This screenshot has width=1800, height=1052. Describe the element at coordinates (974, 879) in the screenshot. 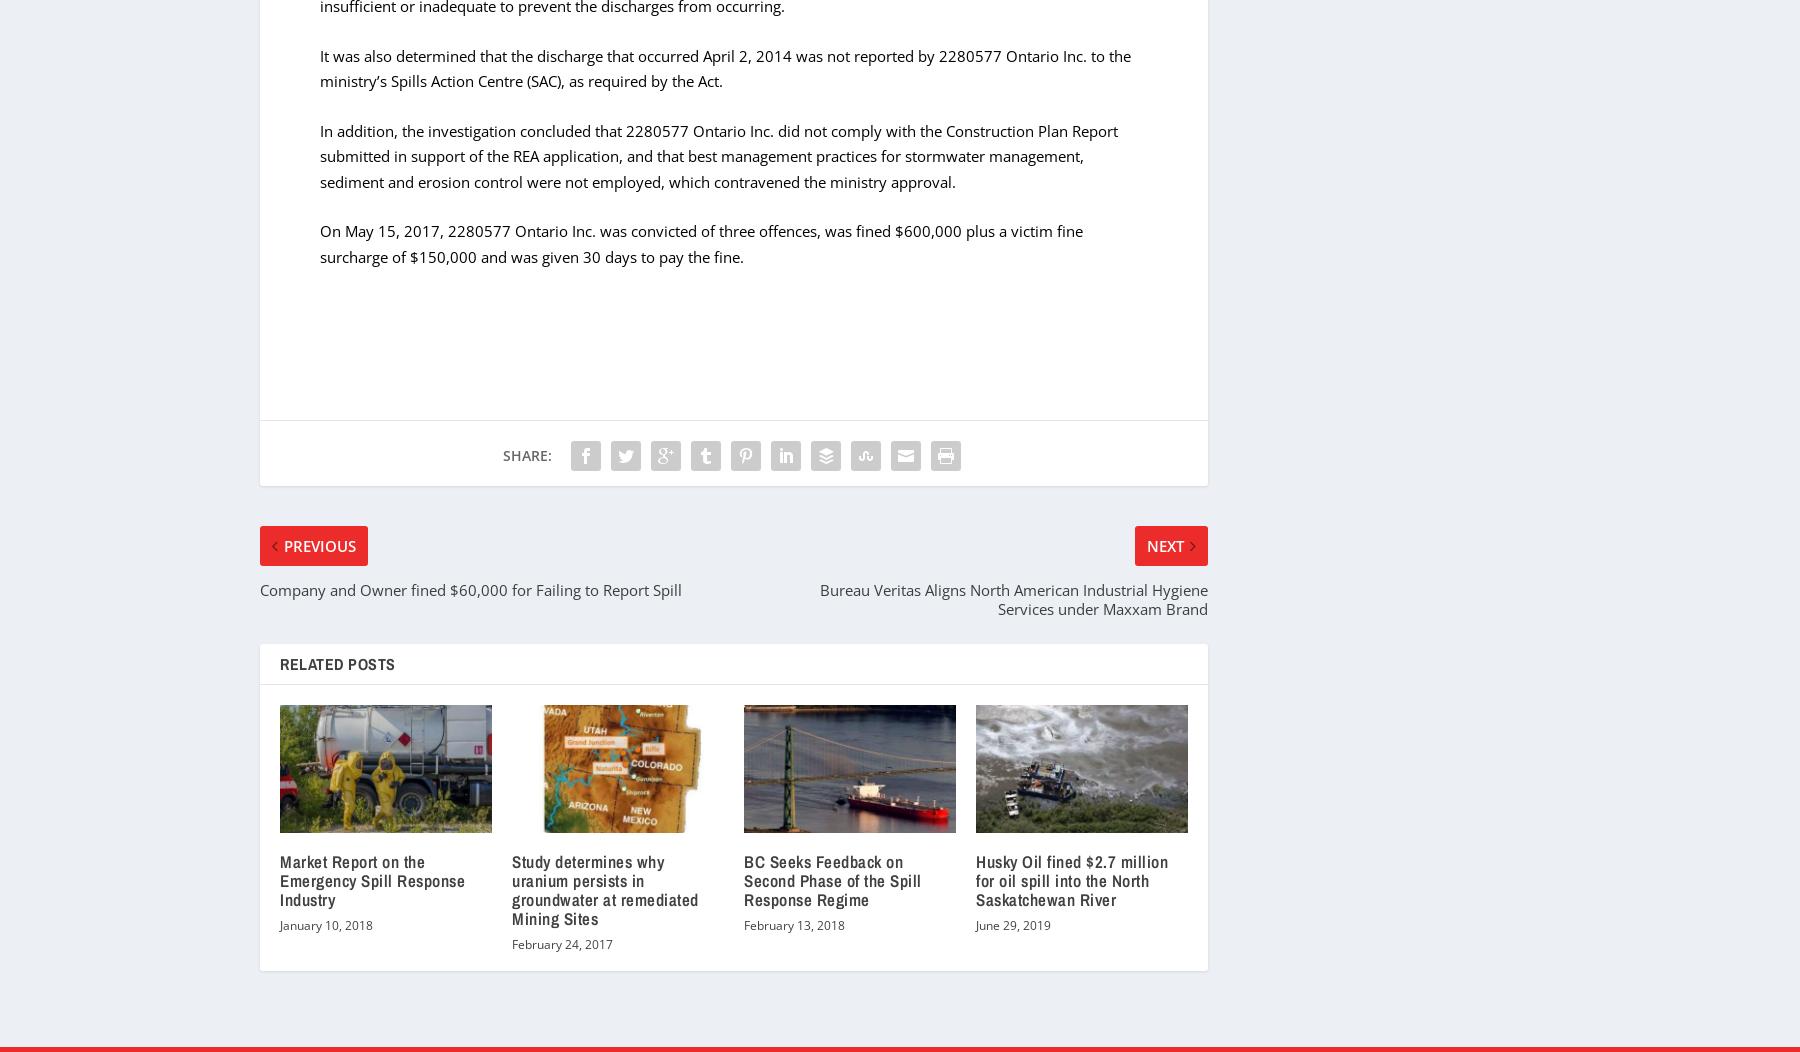

I see `'Husky Oil fined $2.7 million for oil spill into the North Saskatchewan River'` at that location.